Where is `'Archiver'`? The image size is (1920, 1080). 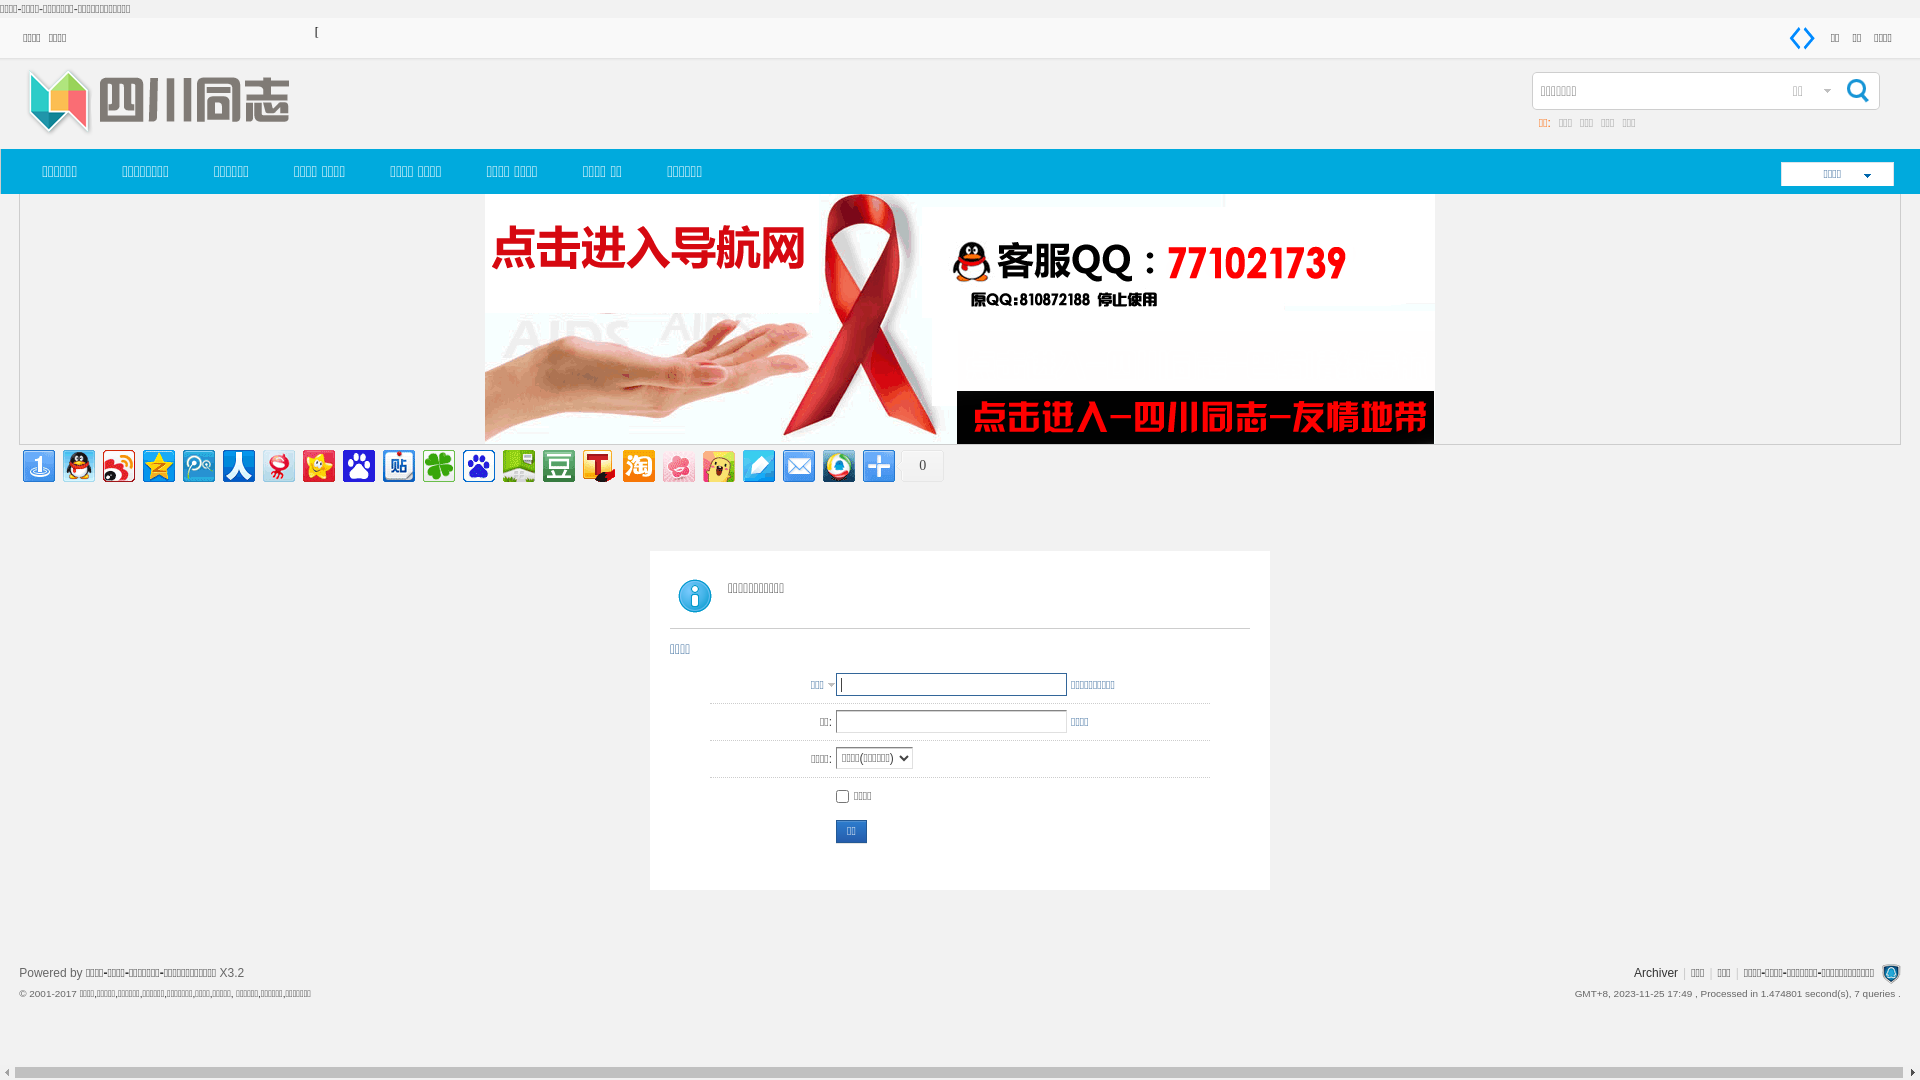
'Archiver' is located at coordinates (1656, 971).